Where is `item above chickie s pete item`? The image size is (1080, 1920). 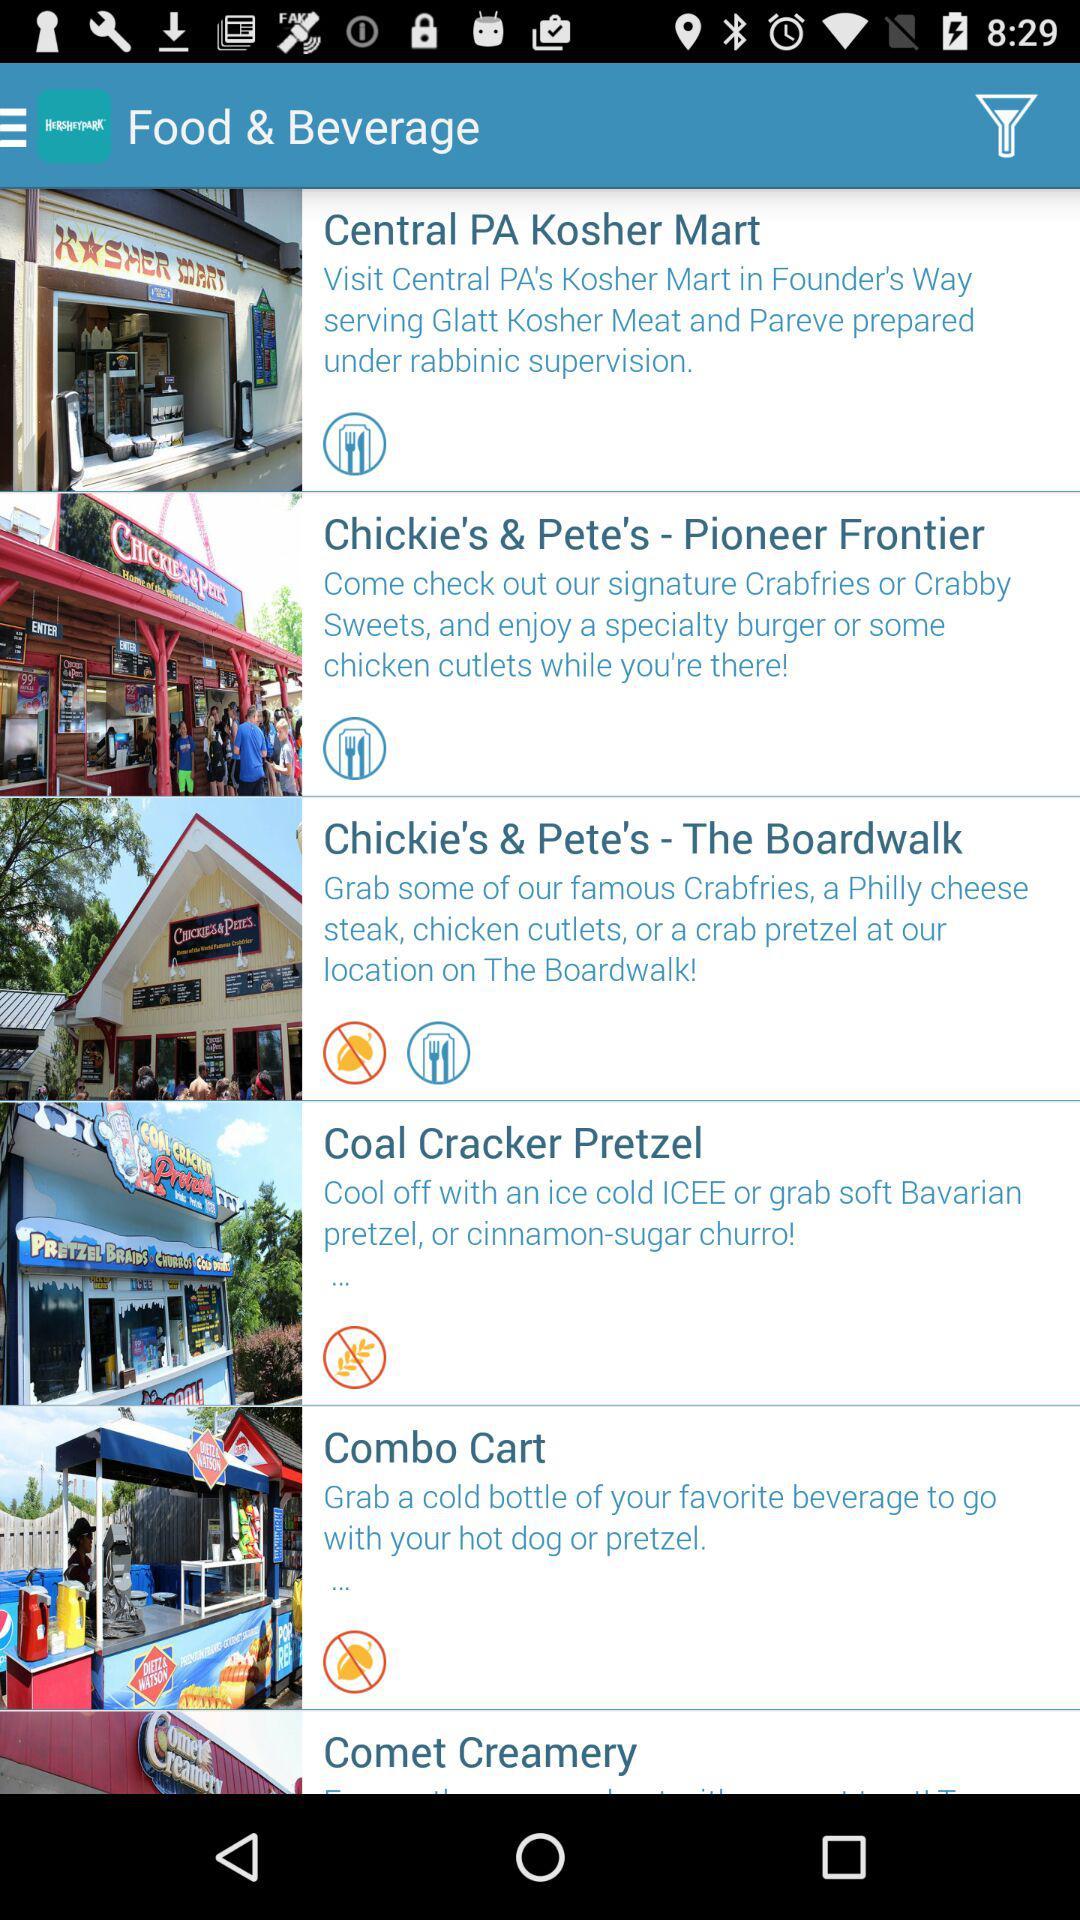
item above chickie s pete item is located at coordinates (353, 747).